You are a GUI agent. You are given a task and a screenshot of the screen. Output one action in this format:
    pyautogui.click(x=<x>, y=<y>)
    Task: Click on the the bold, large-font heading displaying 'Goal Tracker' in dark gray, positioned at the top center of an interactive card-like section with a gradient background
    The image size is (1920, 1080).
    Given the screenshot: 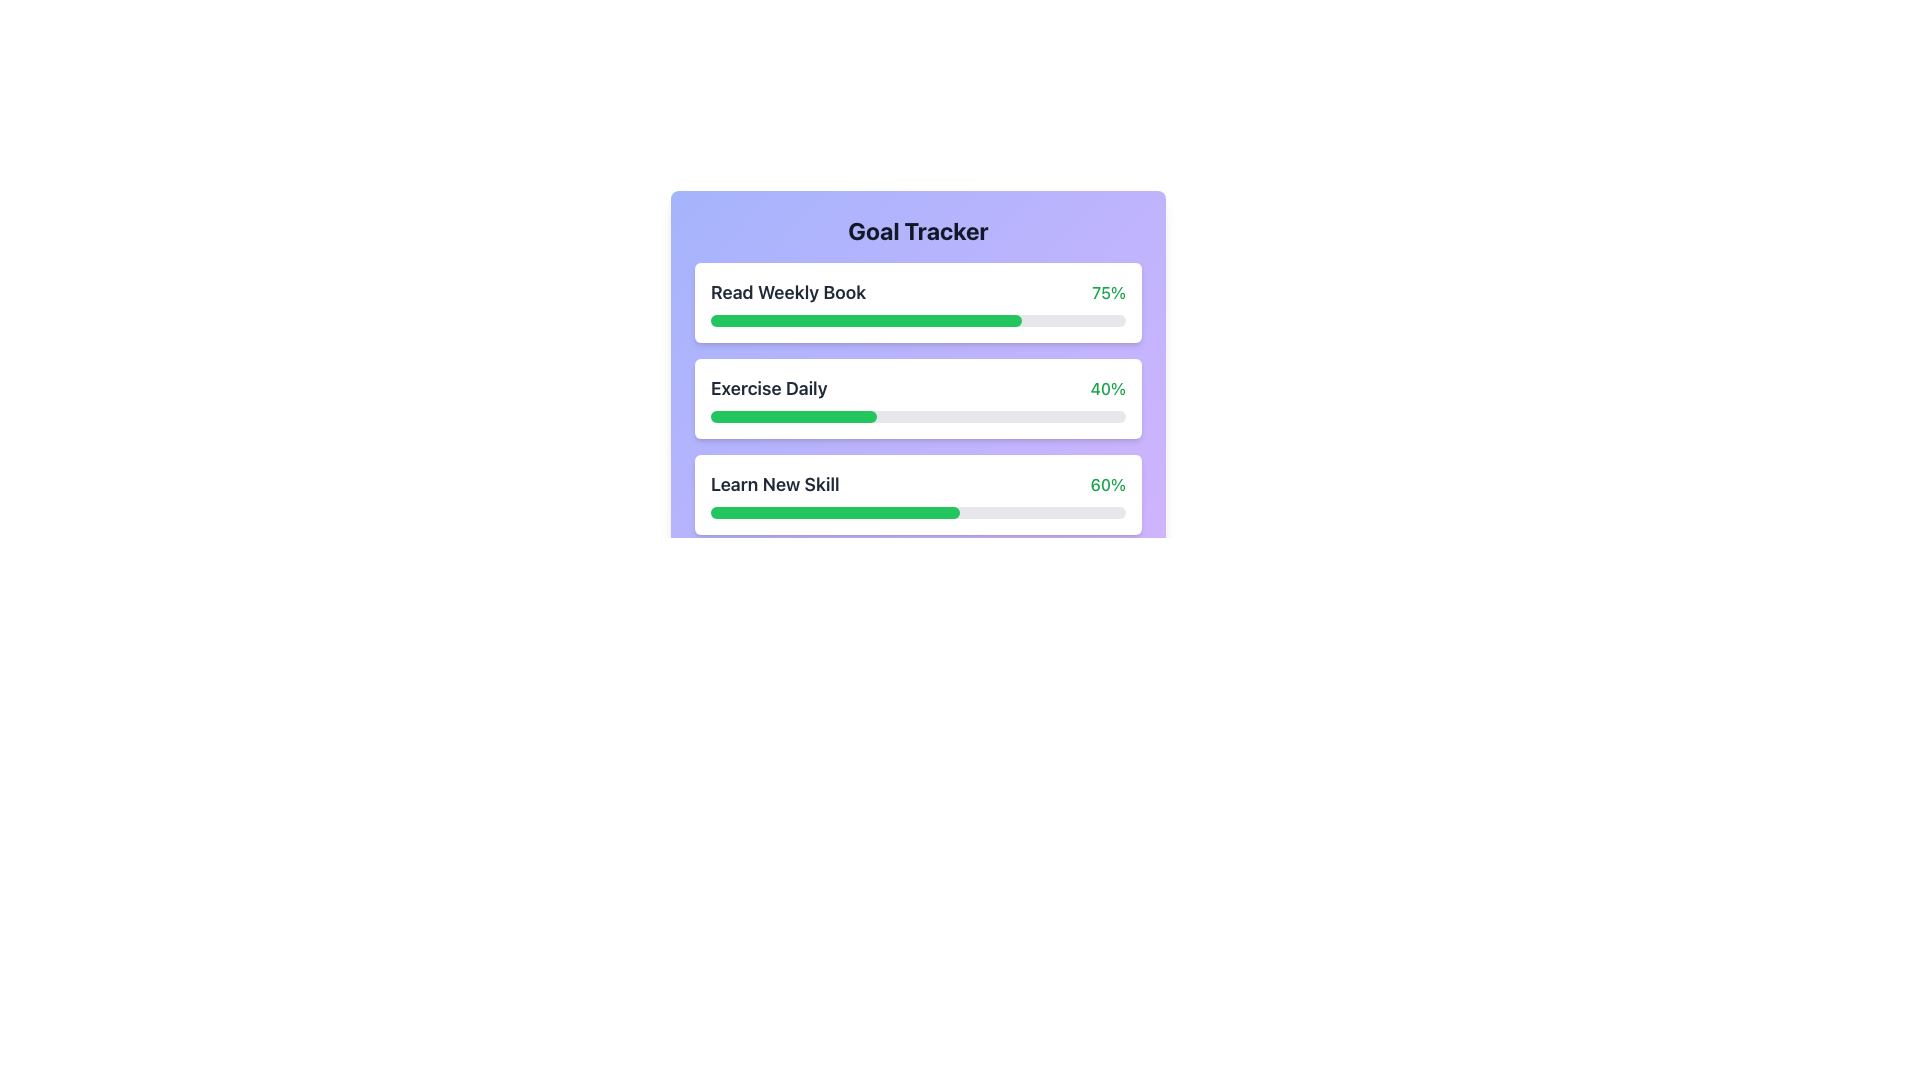 What is the action you would take?
    pyautogui.click(x=917, y=230)
    